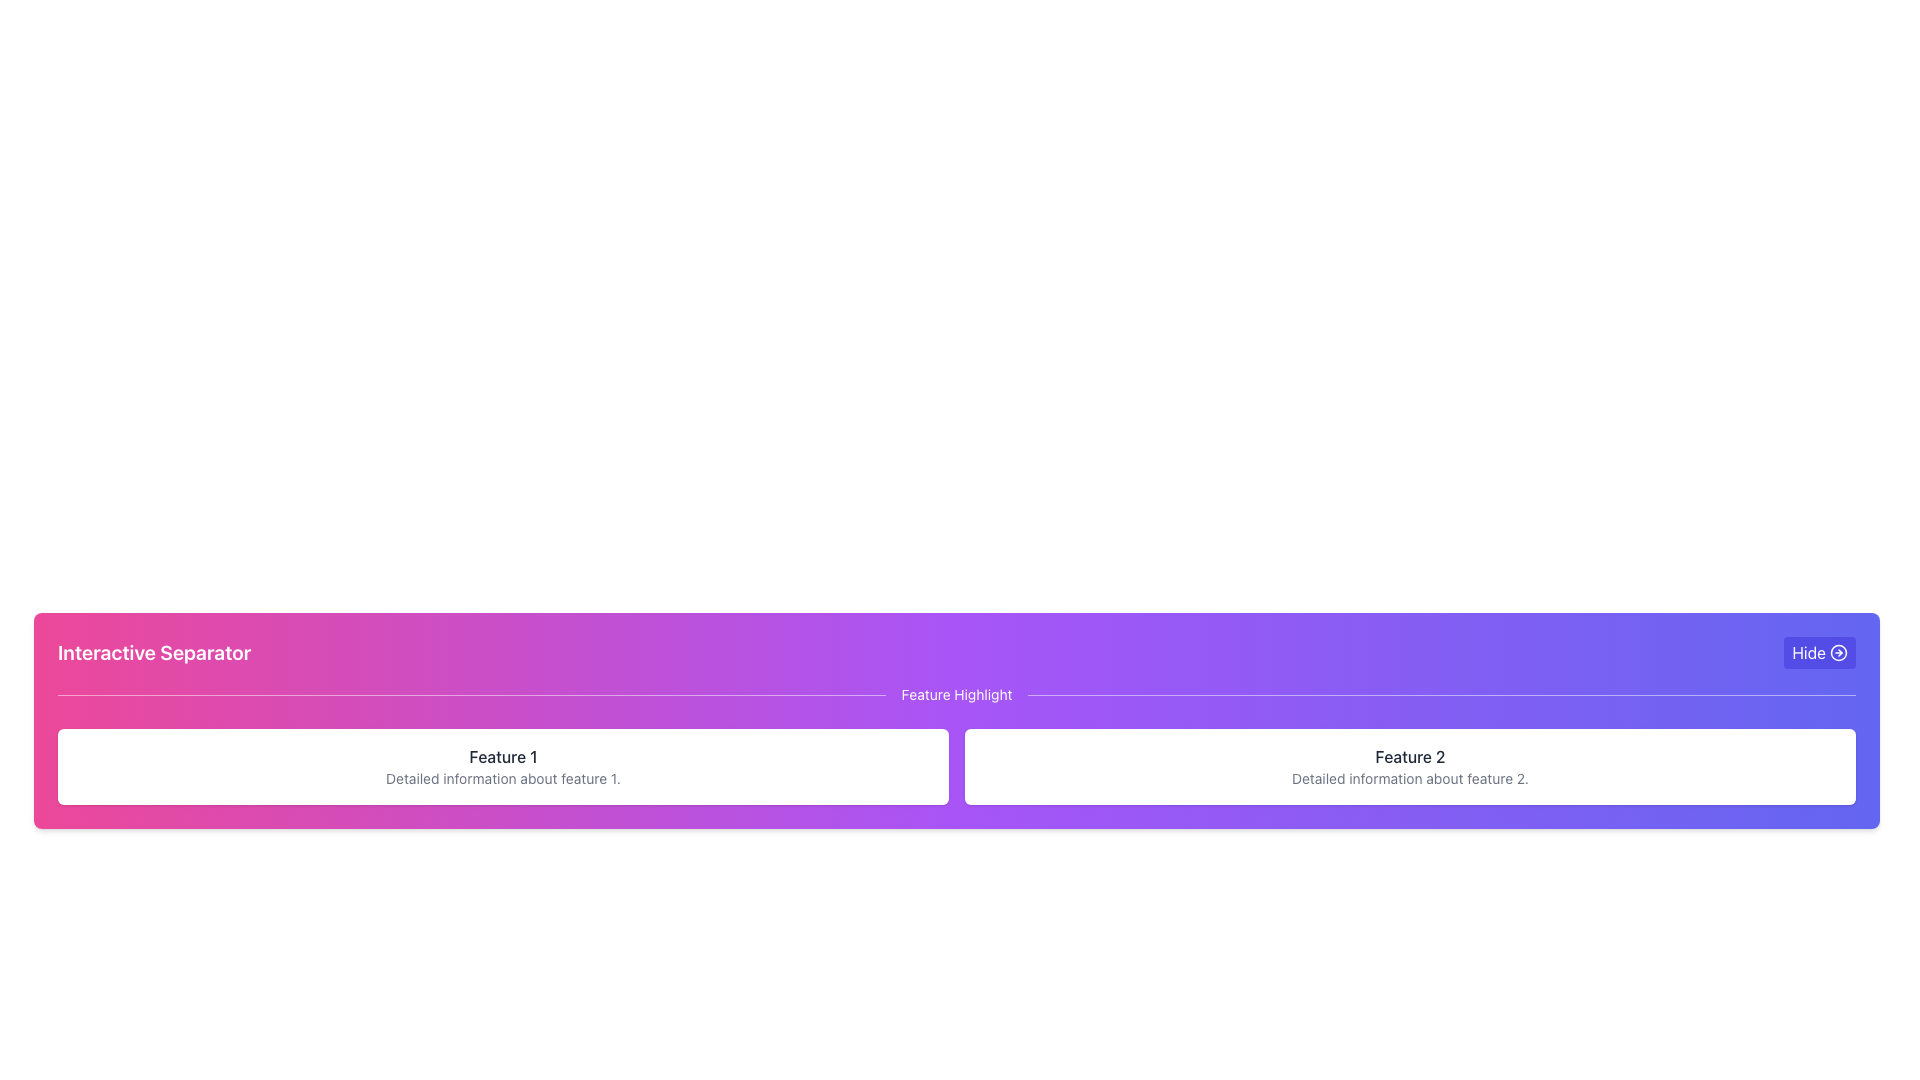 This screenshot has height=1080, width=1920. Describe the element at coordinates (503, 778) in the screenshot. I see `the text block that contains the description 'Detailed information about feature 1.' located within the white rounded card under the title 'Feature 1.'` at that location.